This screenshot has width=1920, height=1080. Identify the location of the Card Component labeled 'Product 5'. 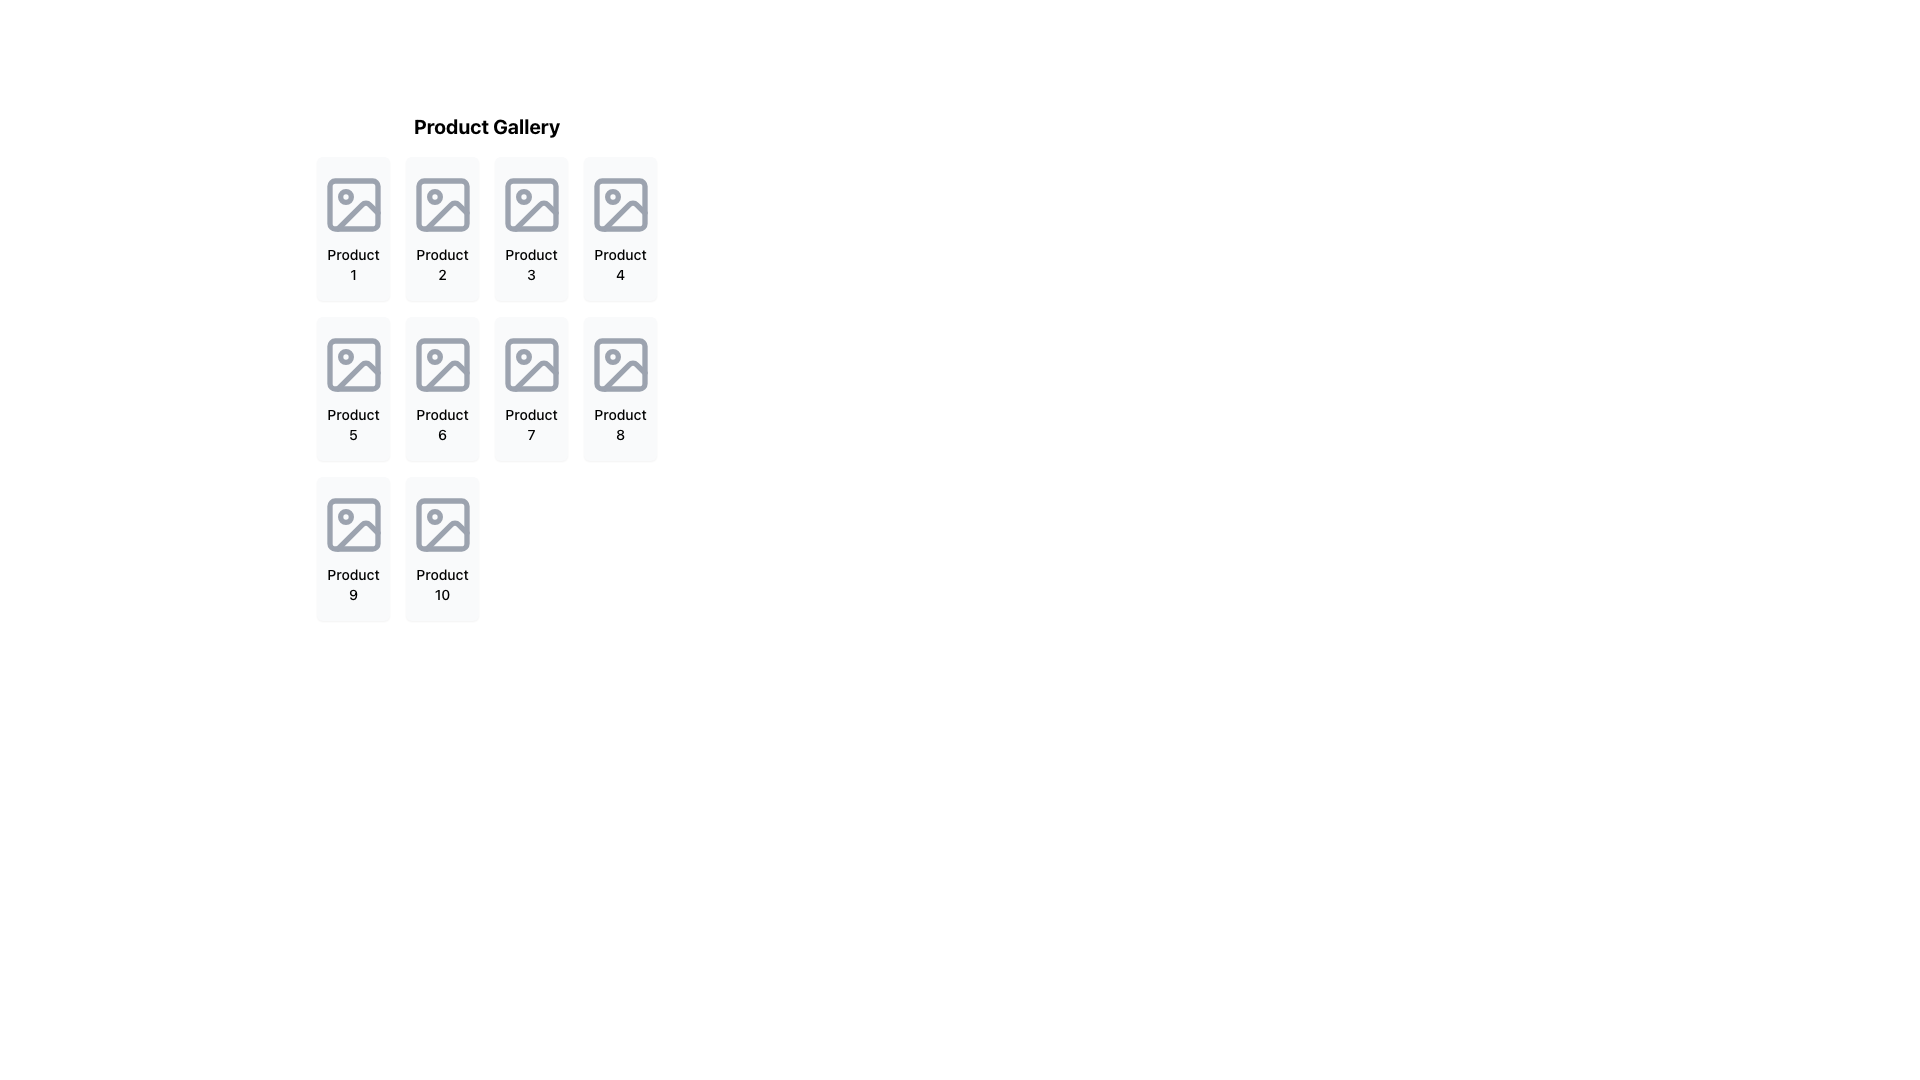
(353, 389).